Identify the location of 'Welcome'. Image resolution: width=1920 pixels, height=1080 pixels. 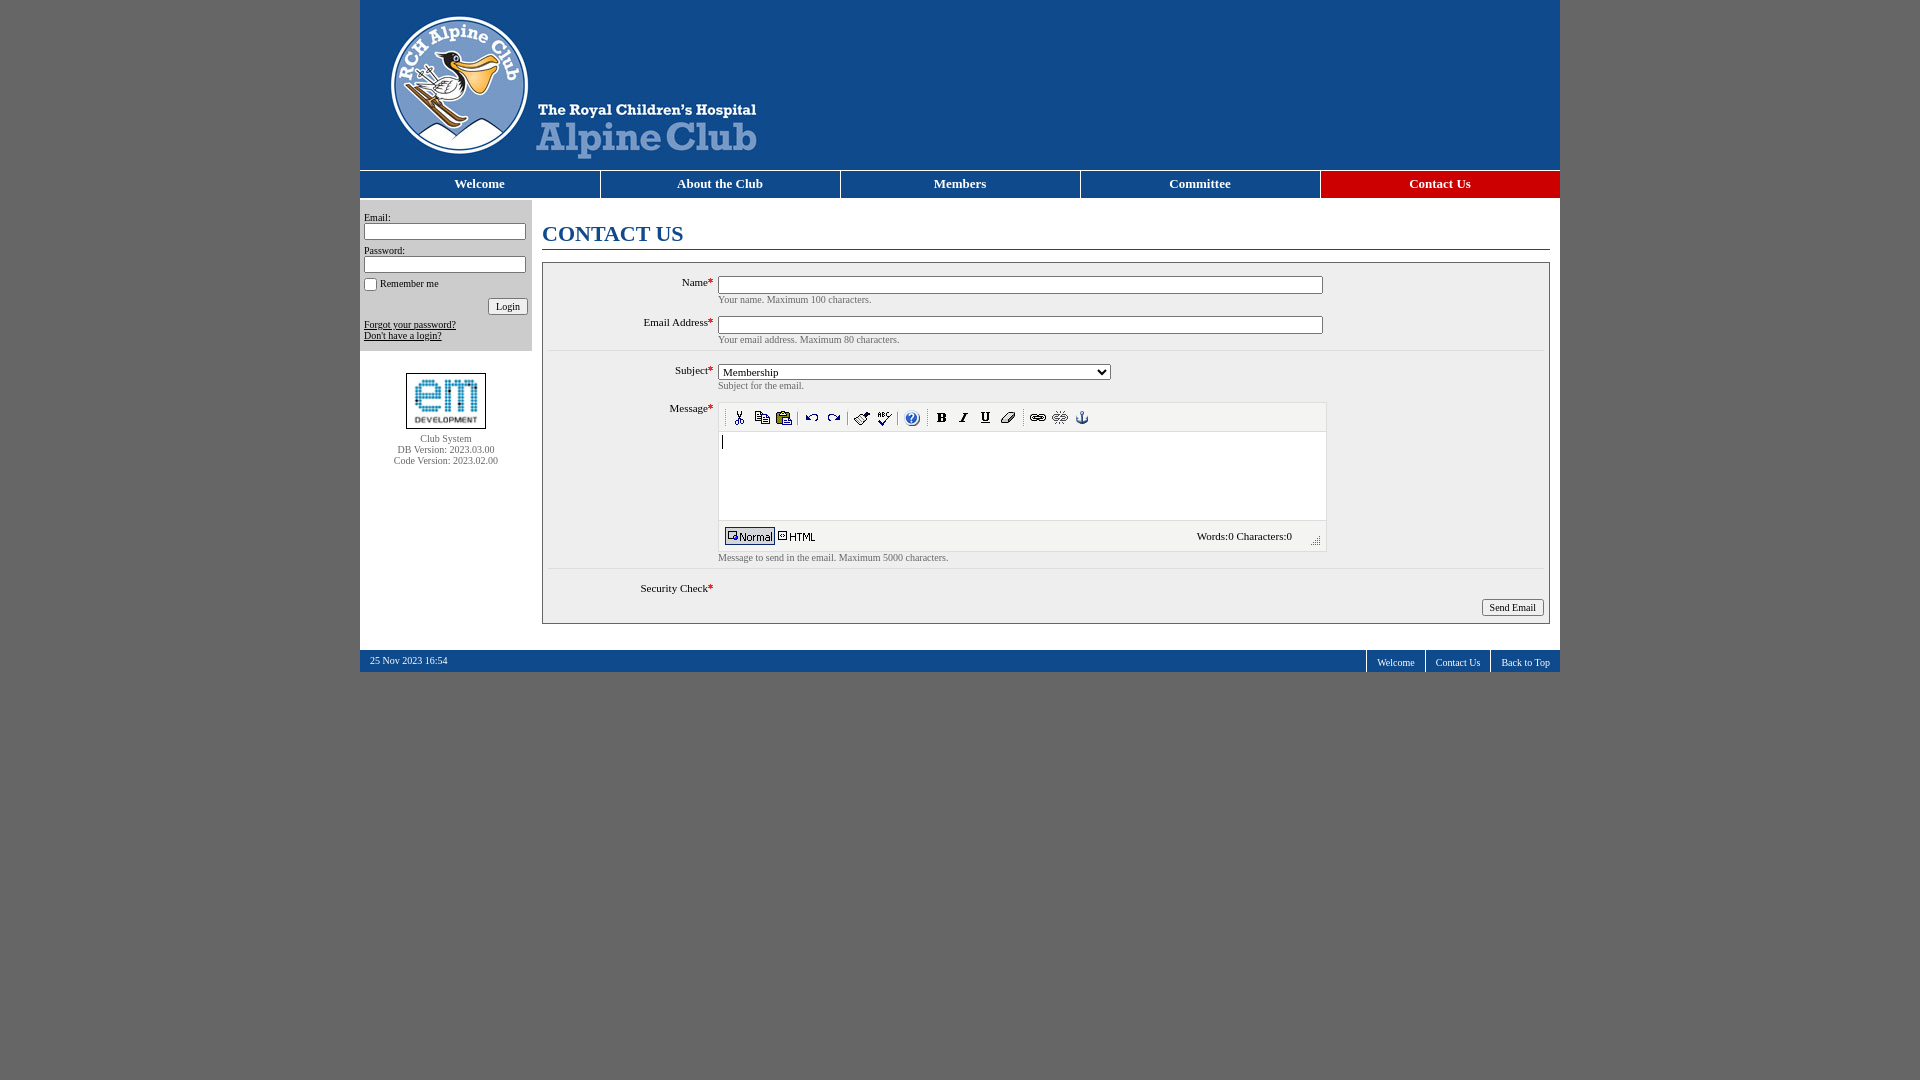
(480, 184).